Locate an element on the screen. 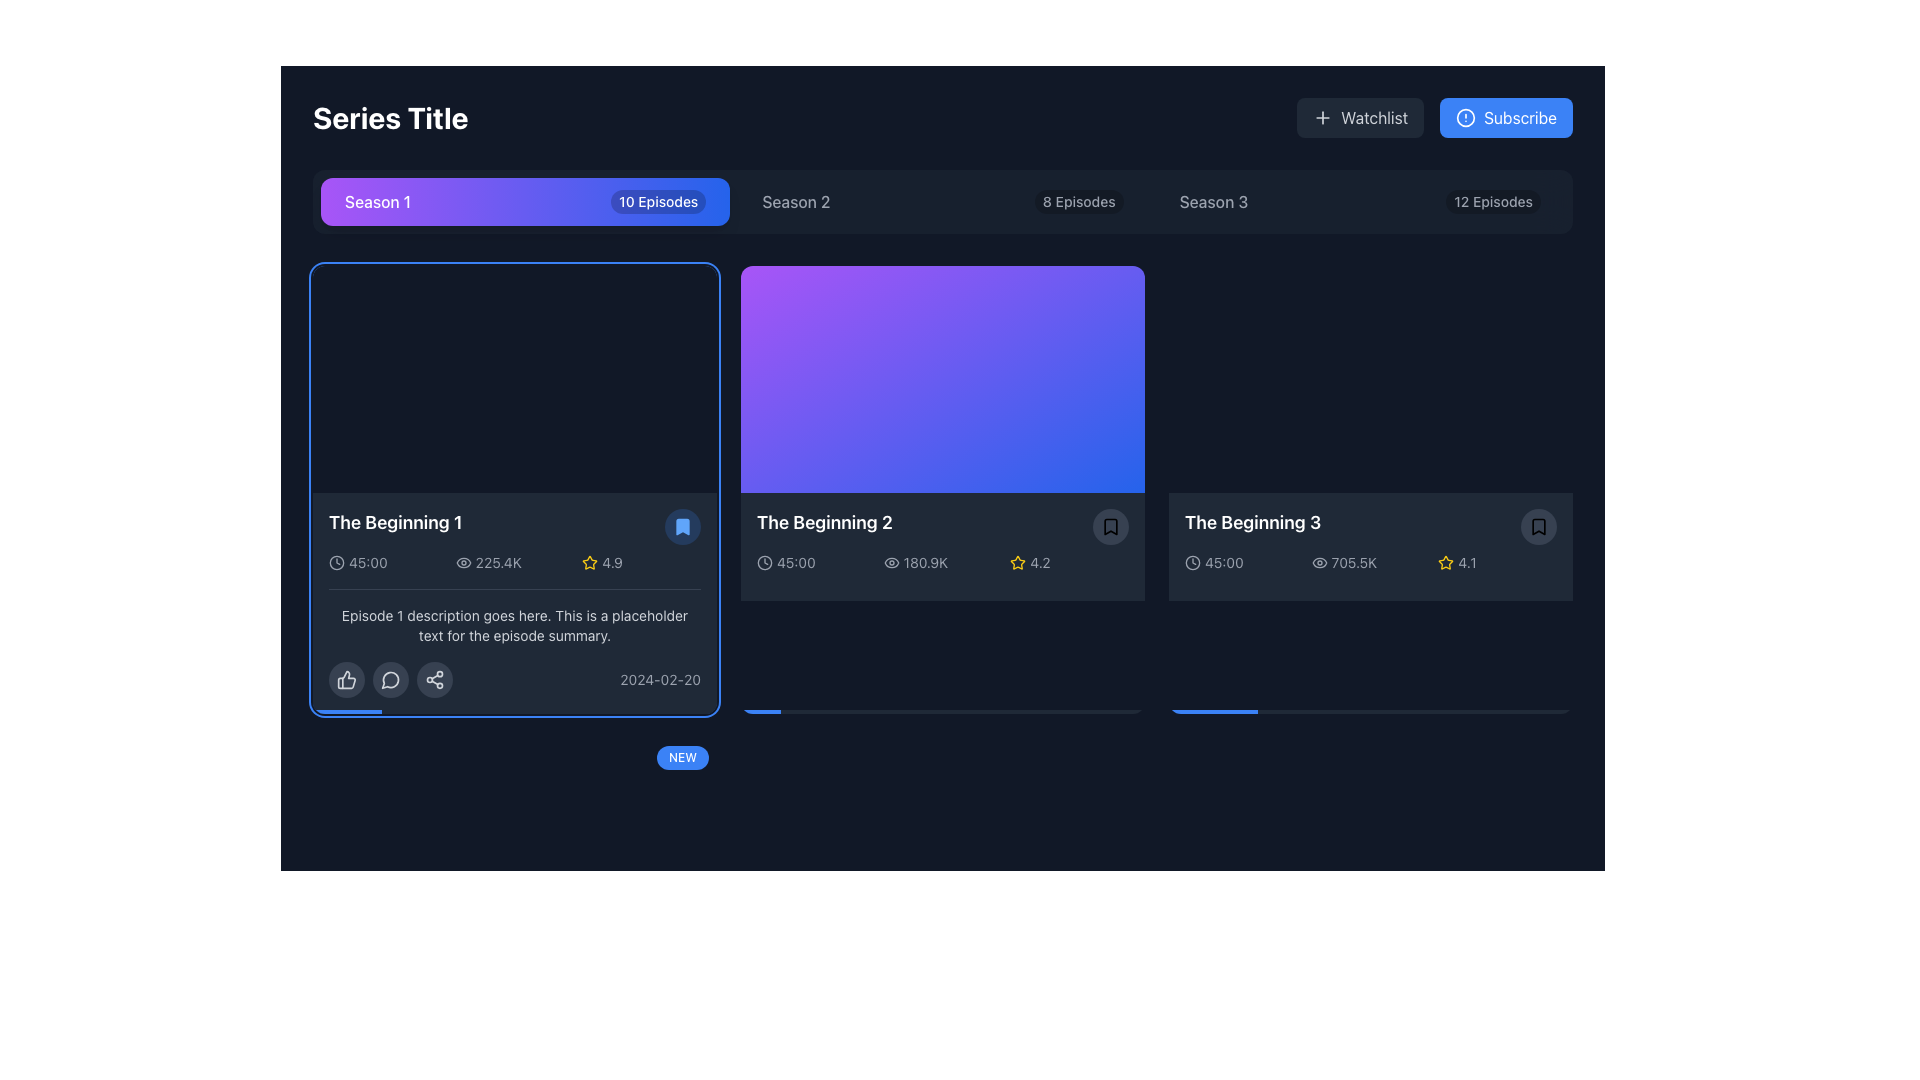 The image size is (1920, 1080). the 'Watchlist' text label within the button is located at coordinates (1373, 118).